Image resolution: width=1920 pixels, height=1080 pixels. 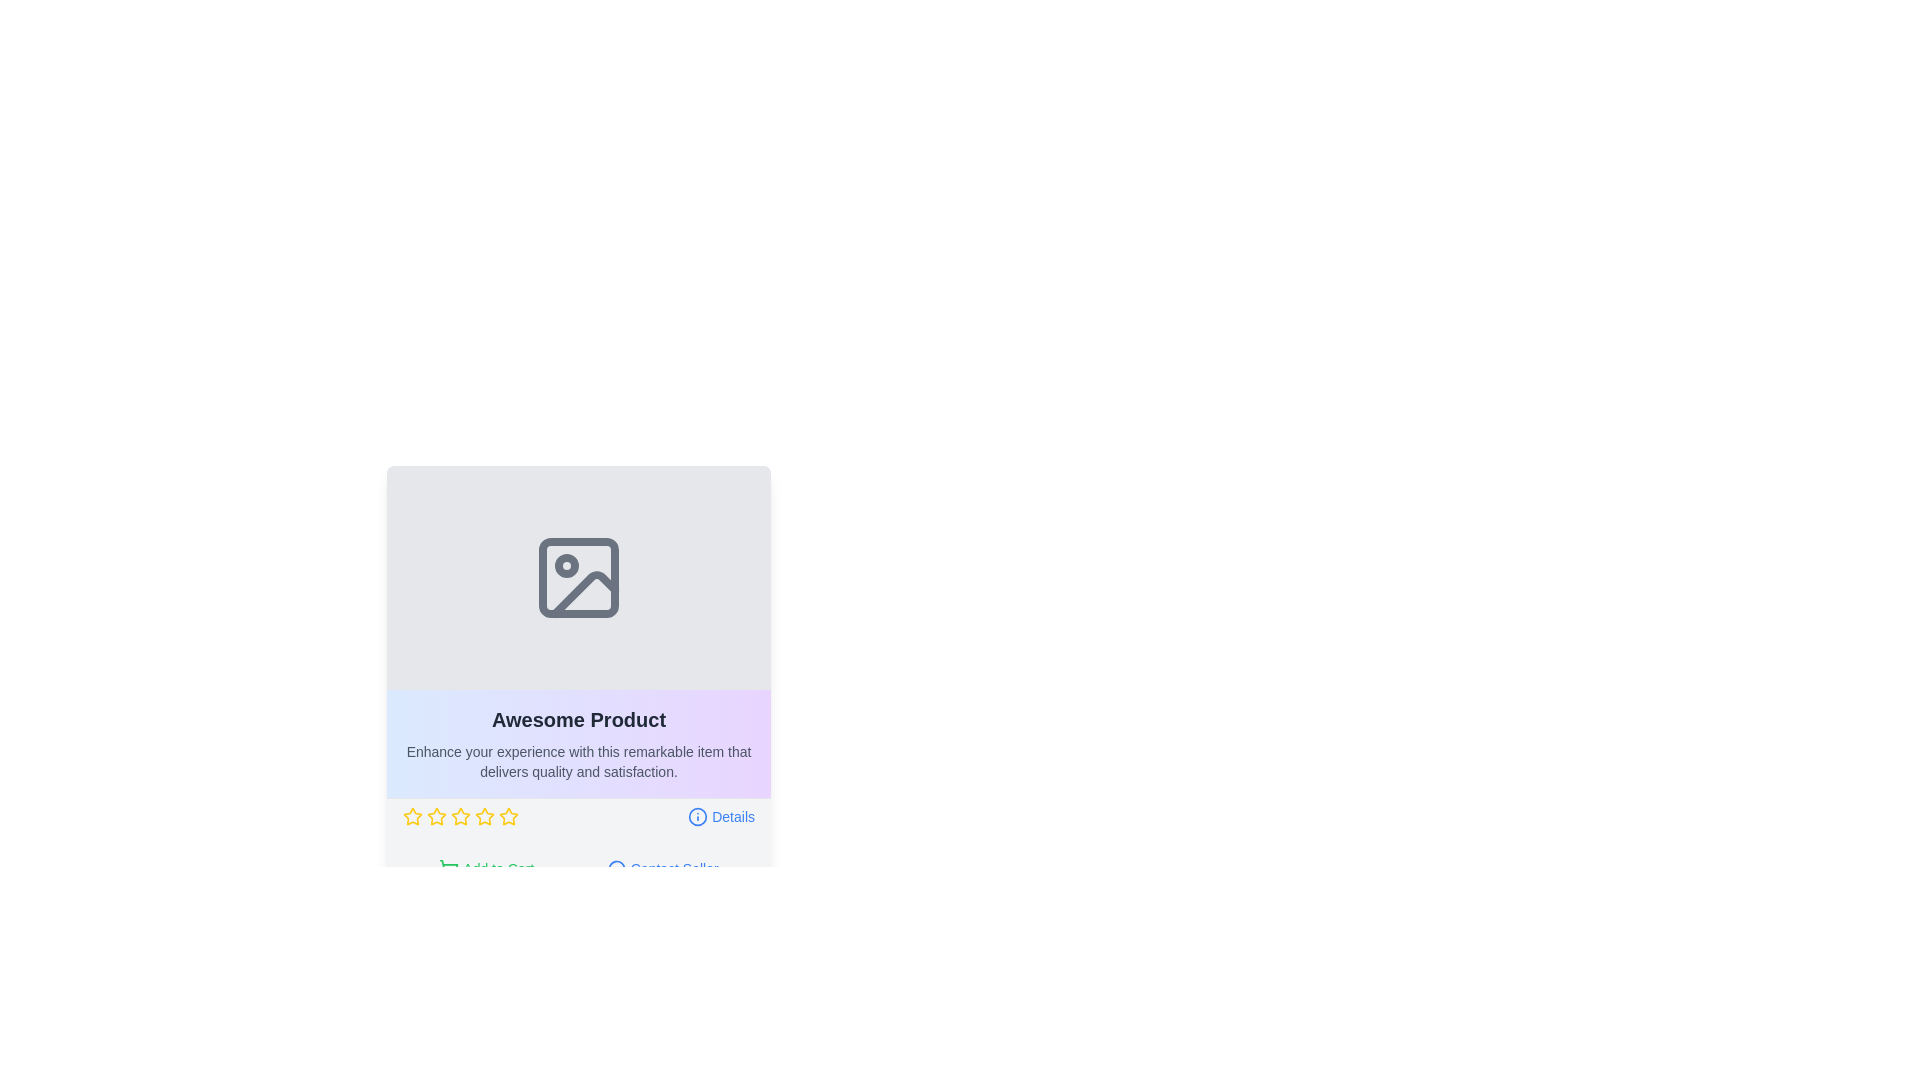 I want to click on Decorative SVG element located at the top center of the product display card interface, which serves as a geometric distinction in the design, so click(x=578, y=578).